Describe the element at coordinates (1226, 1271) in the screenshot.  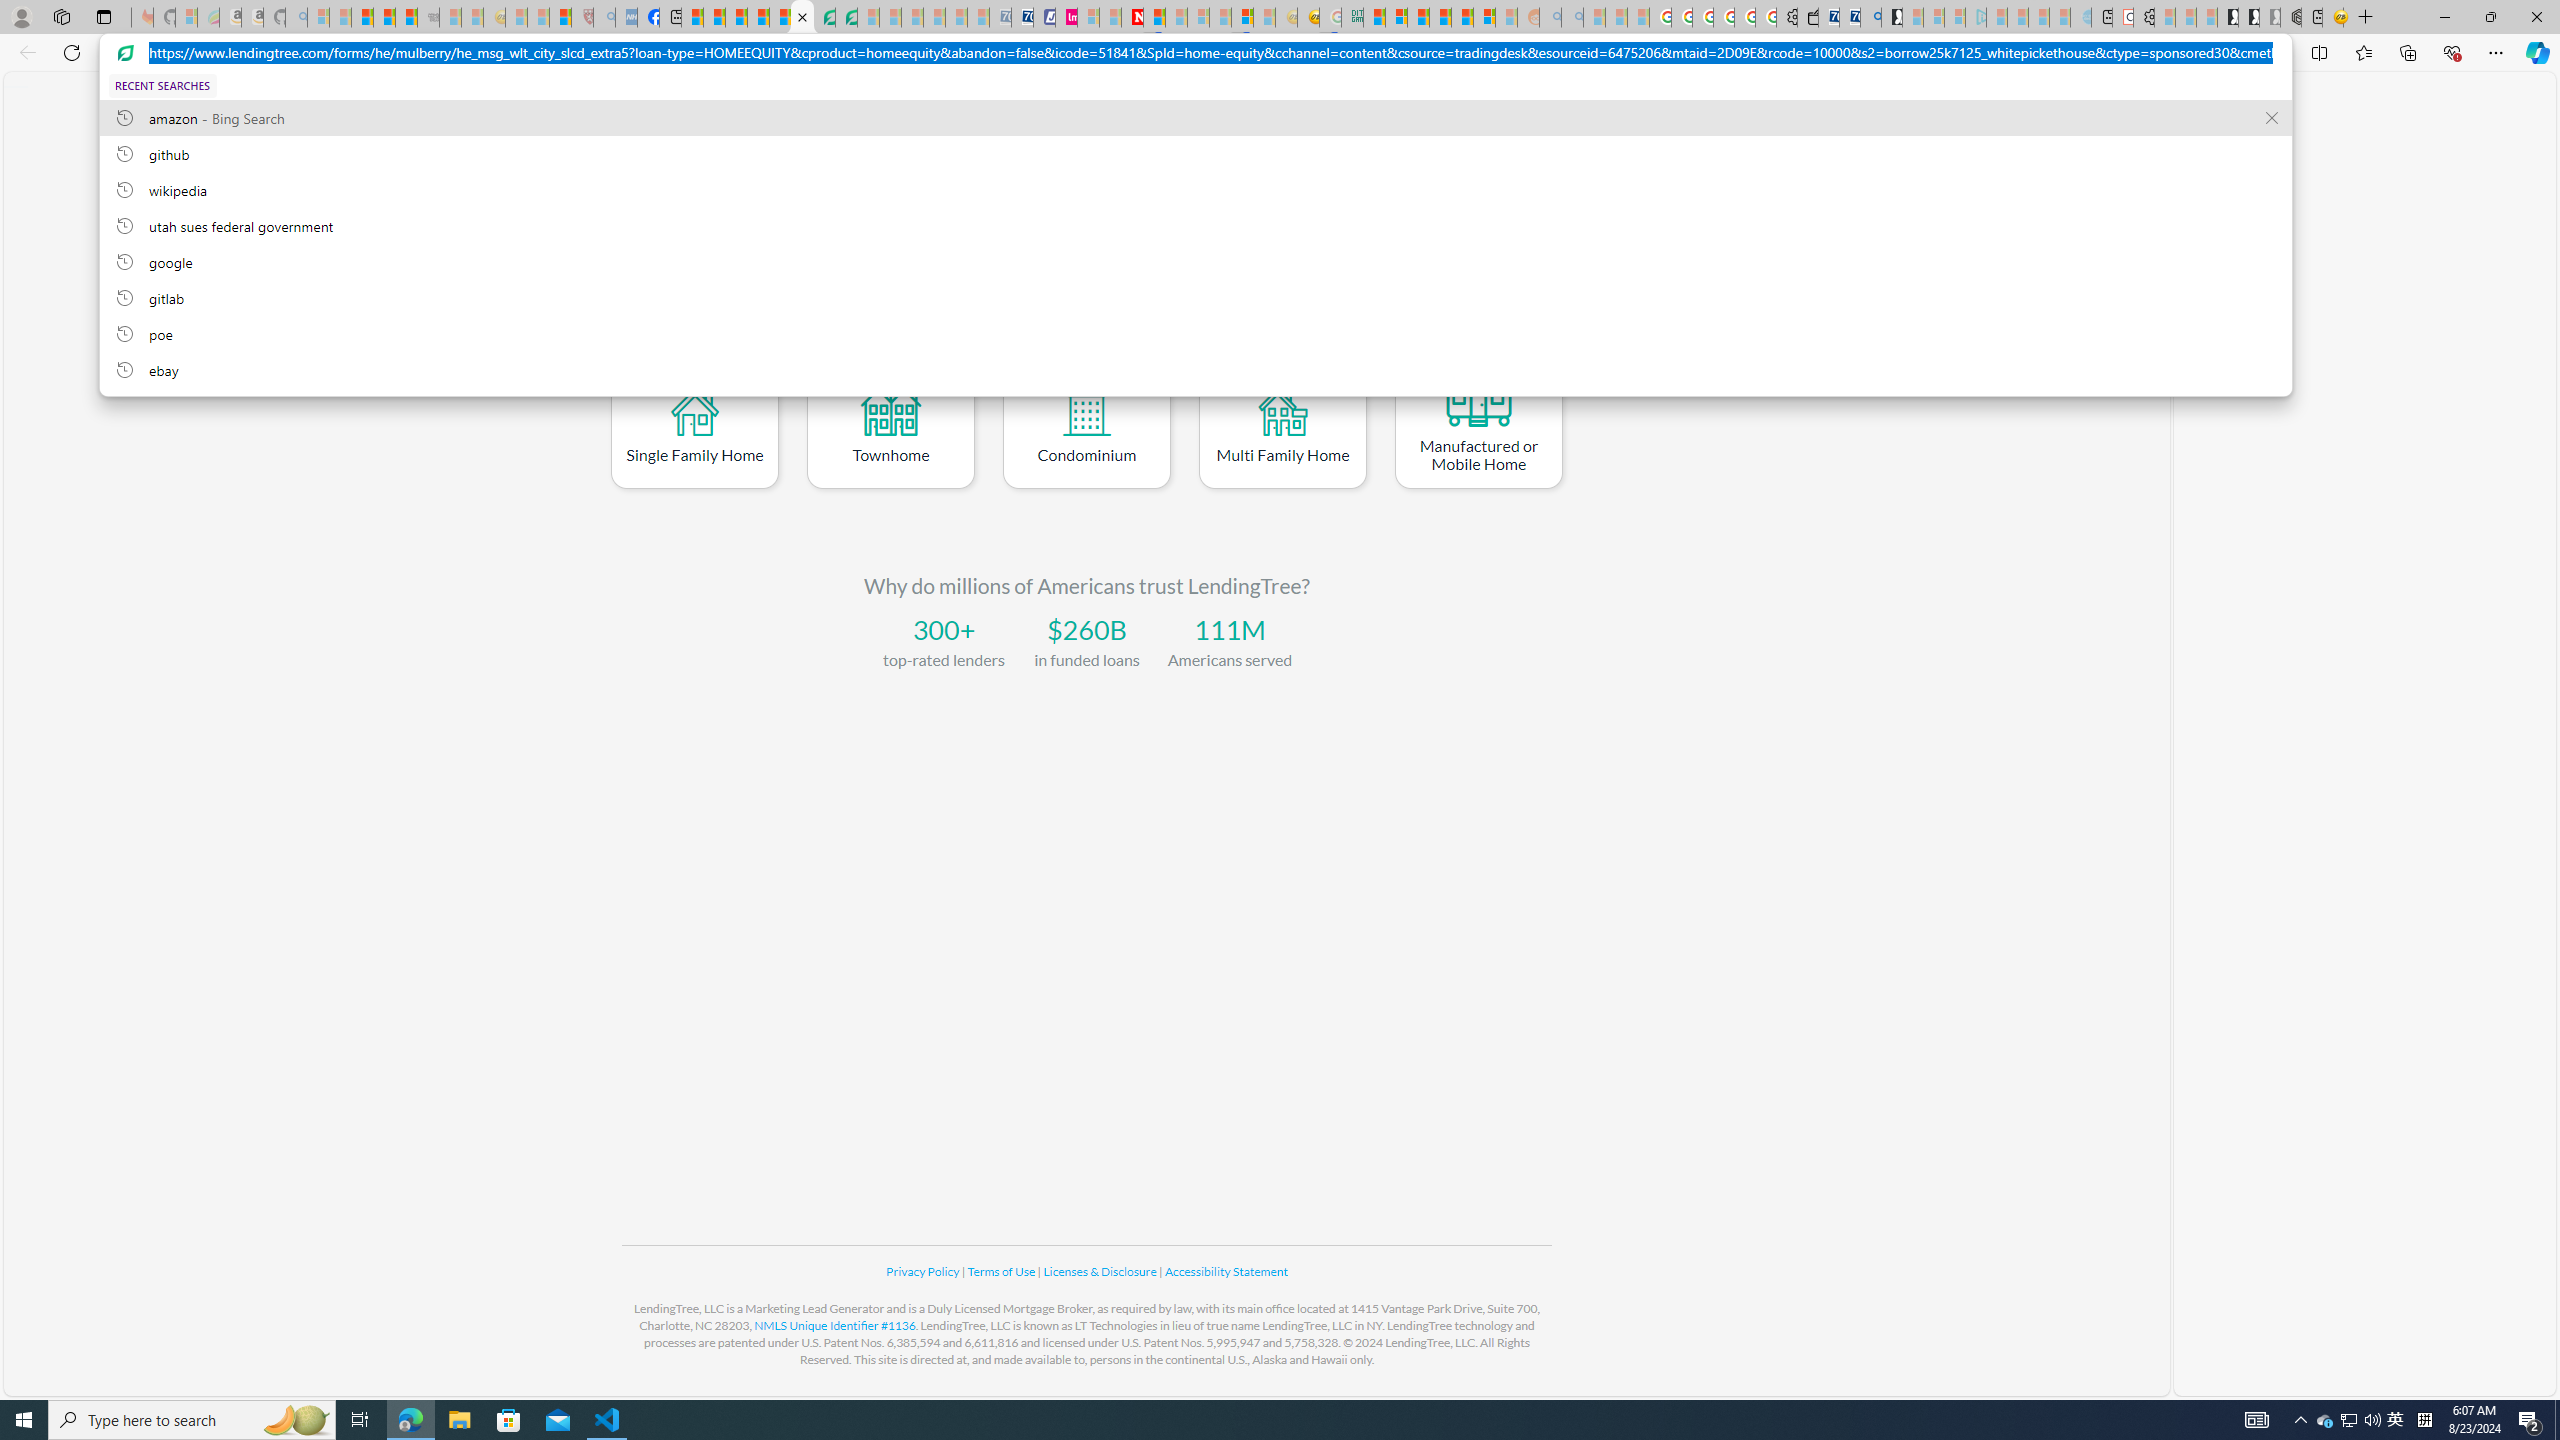
I see `'Accessibility Statement'` at that location.